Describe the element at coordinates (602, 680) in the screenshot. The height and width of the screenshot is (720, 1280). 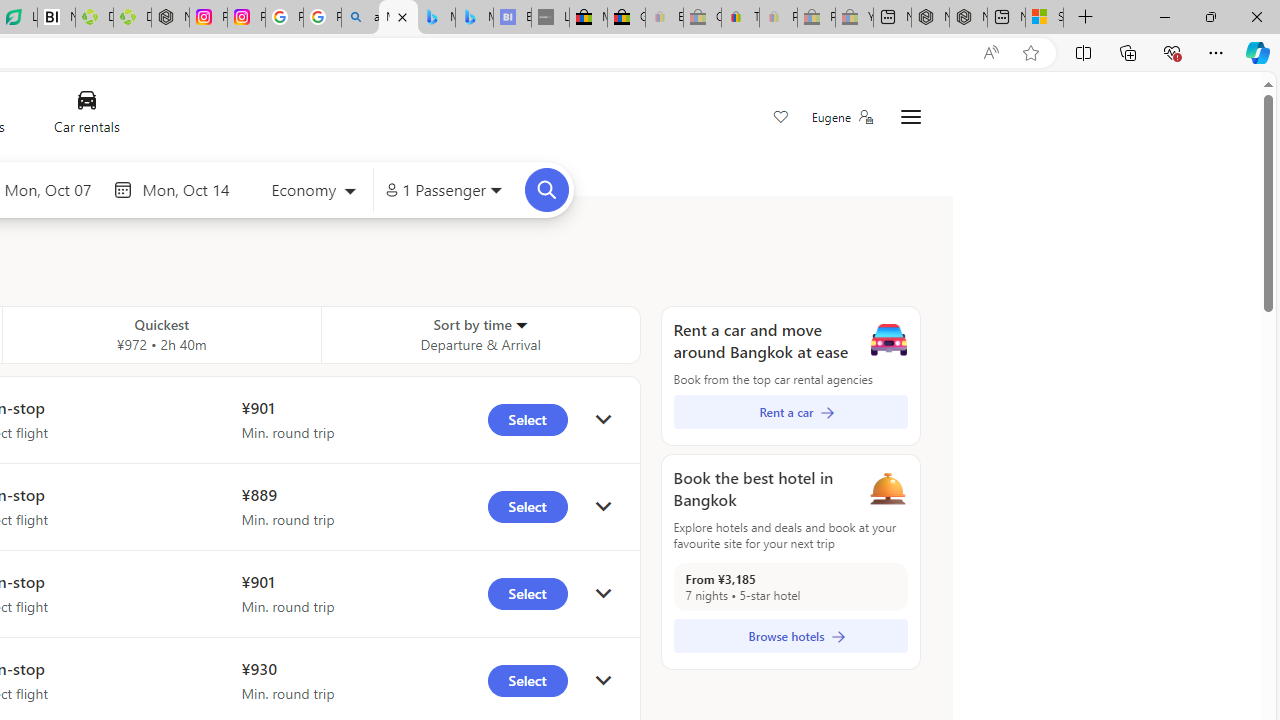
I see `'click to get details'` at that location.